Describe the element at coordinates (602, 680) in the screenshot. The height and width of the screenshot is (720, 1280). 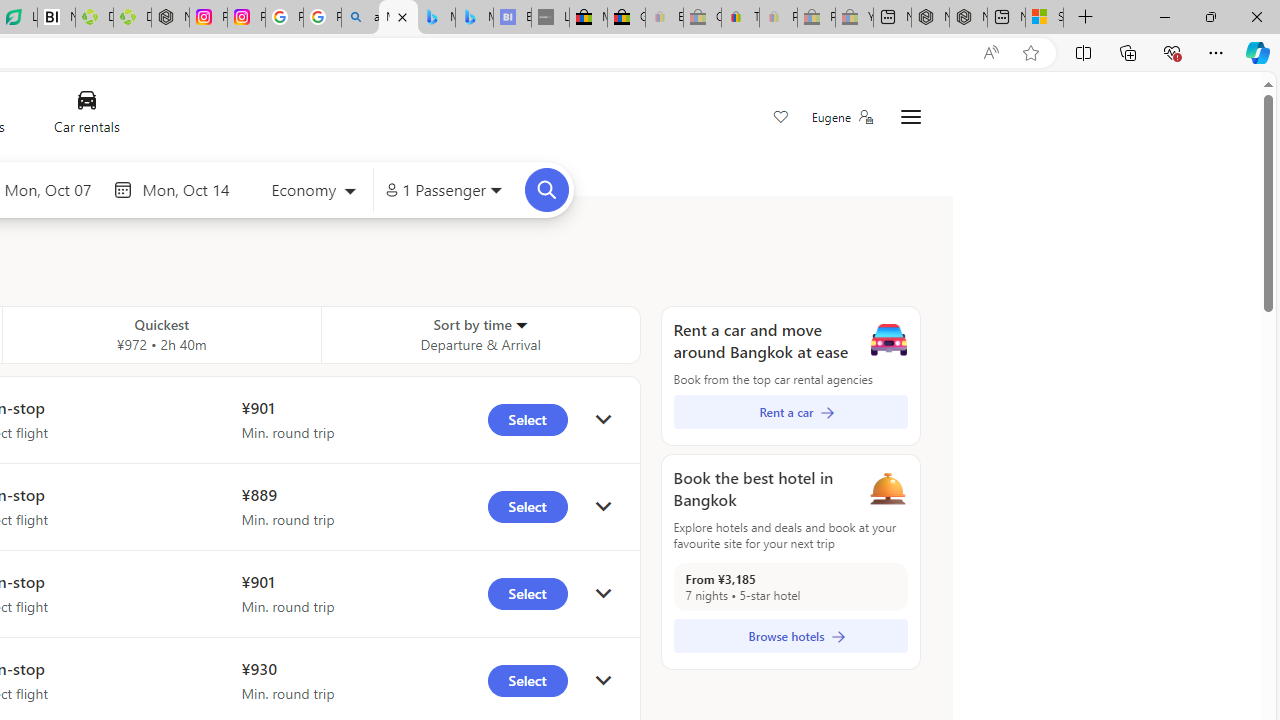
I see `'click to get details'` at that location.